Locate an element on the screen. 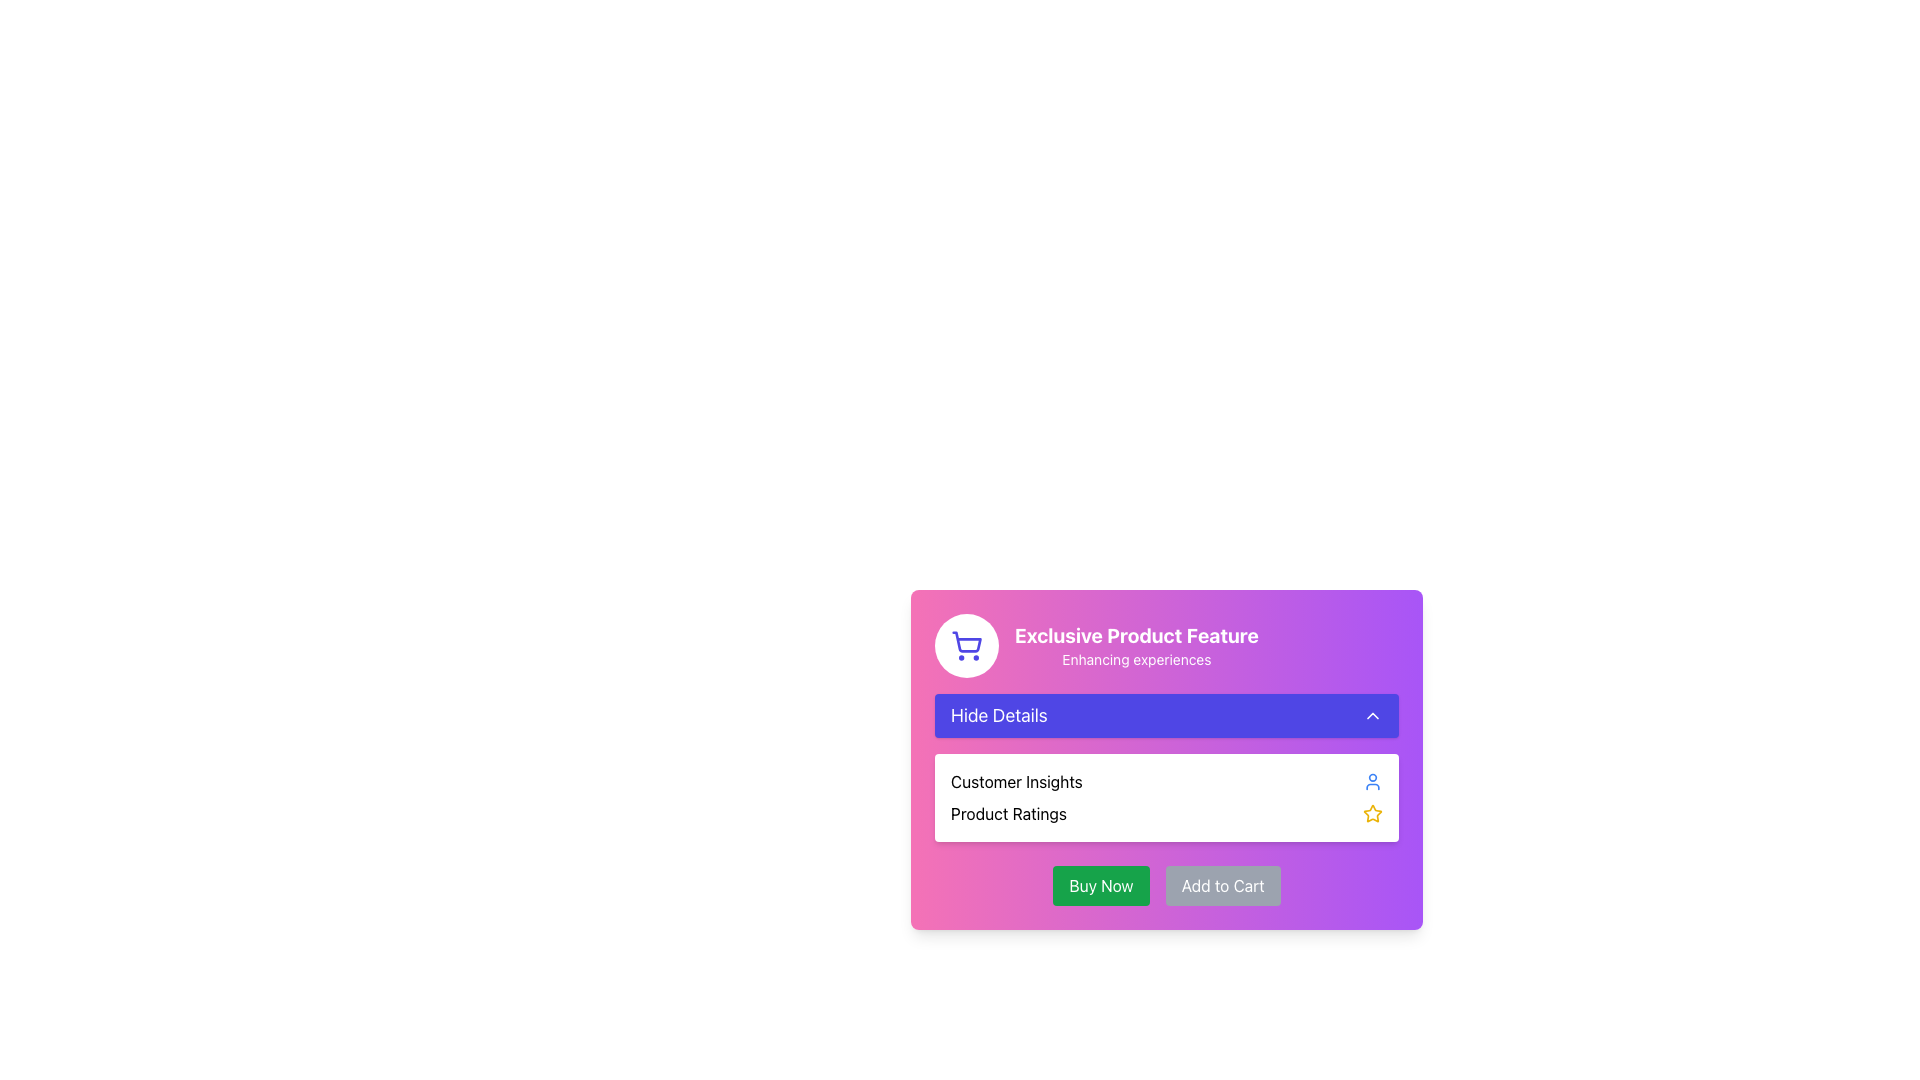 Image resolution: width=1920 pixels, height=1080 pixels. the small upward-pointing chevron icon located at the far-right side of the 'Hide Details' button is located at coordinates (1371, 715).